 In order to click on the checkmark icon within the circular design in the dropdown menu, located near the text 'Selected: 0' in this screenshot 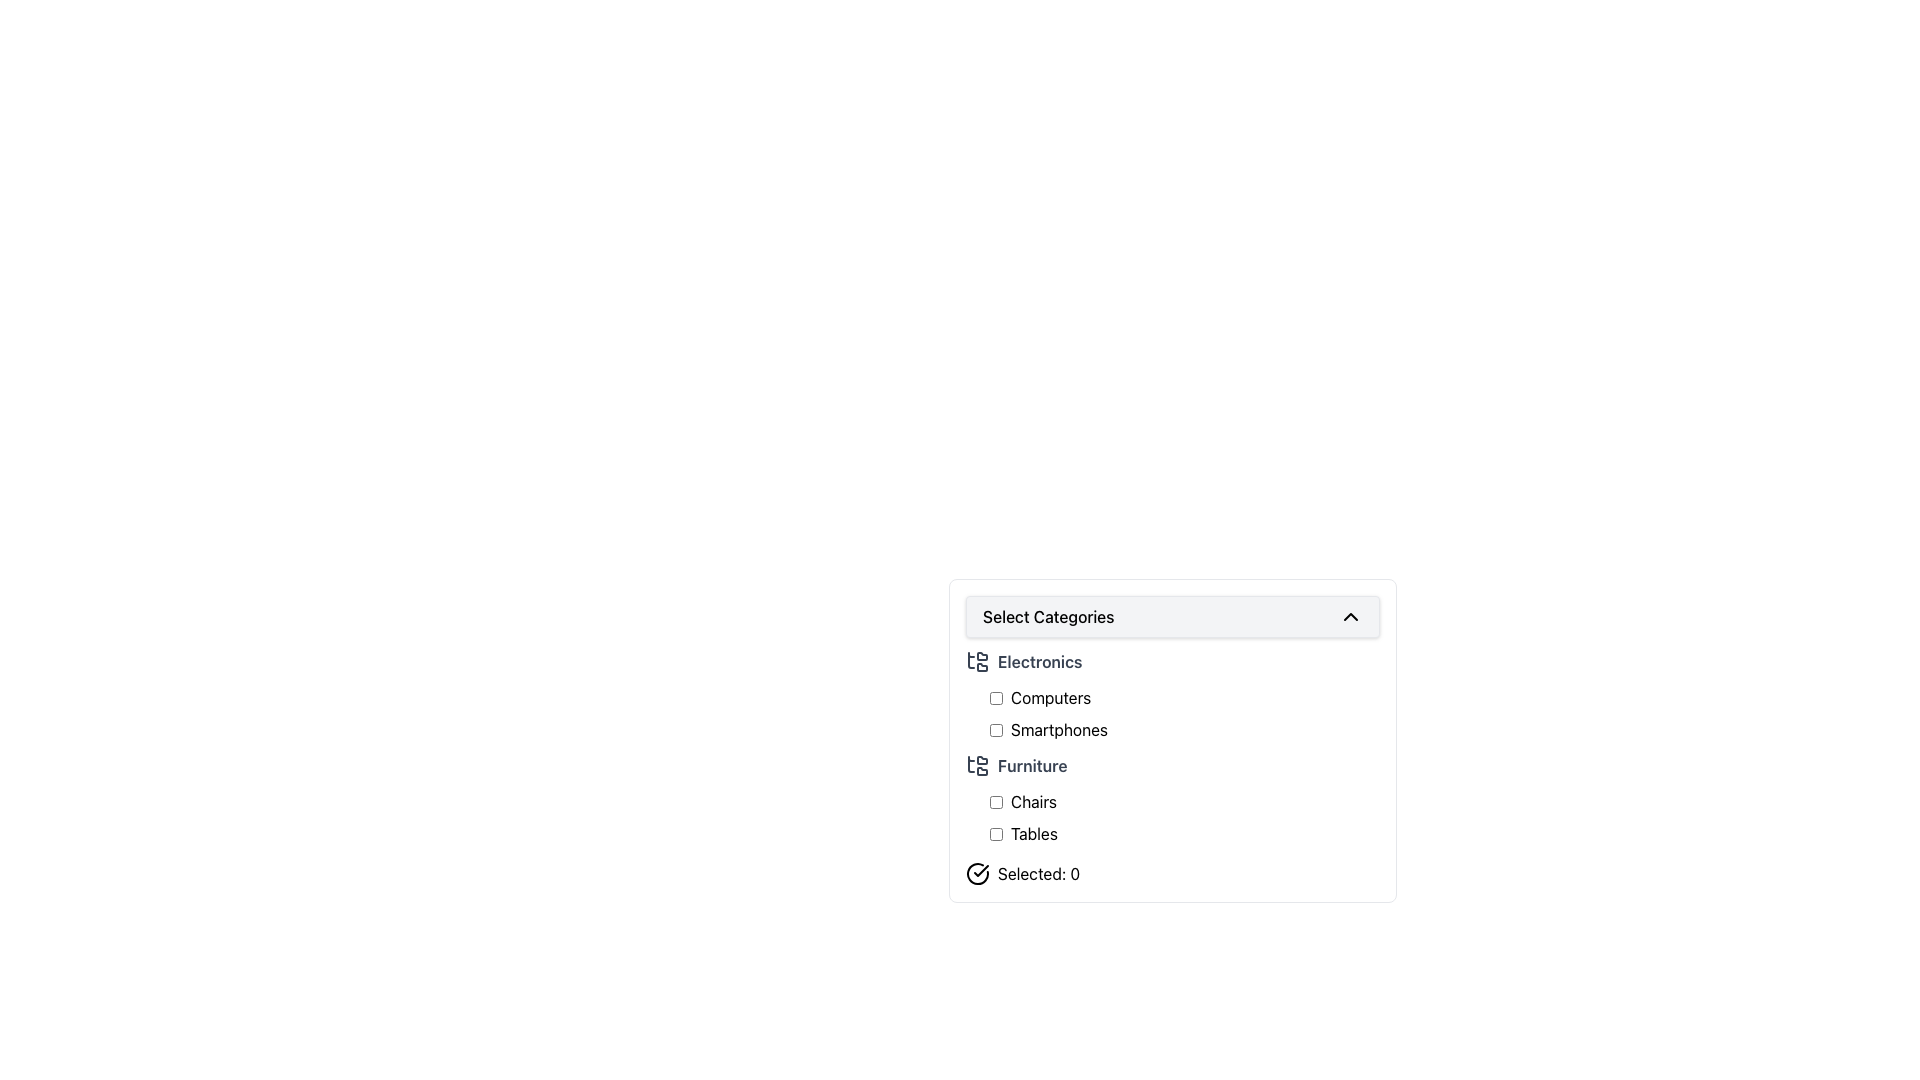, I will do `click(981, 870)`.